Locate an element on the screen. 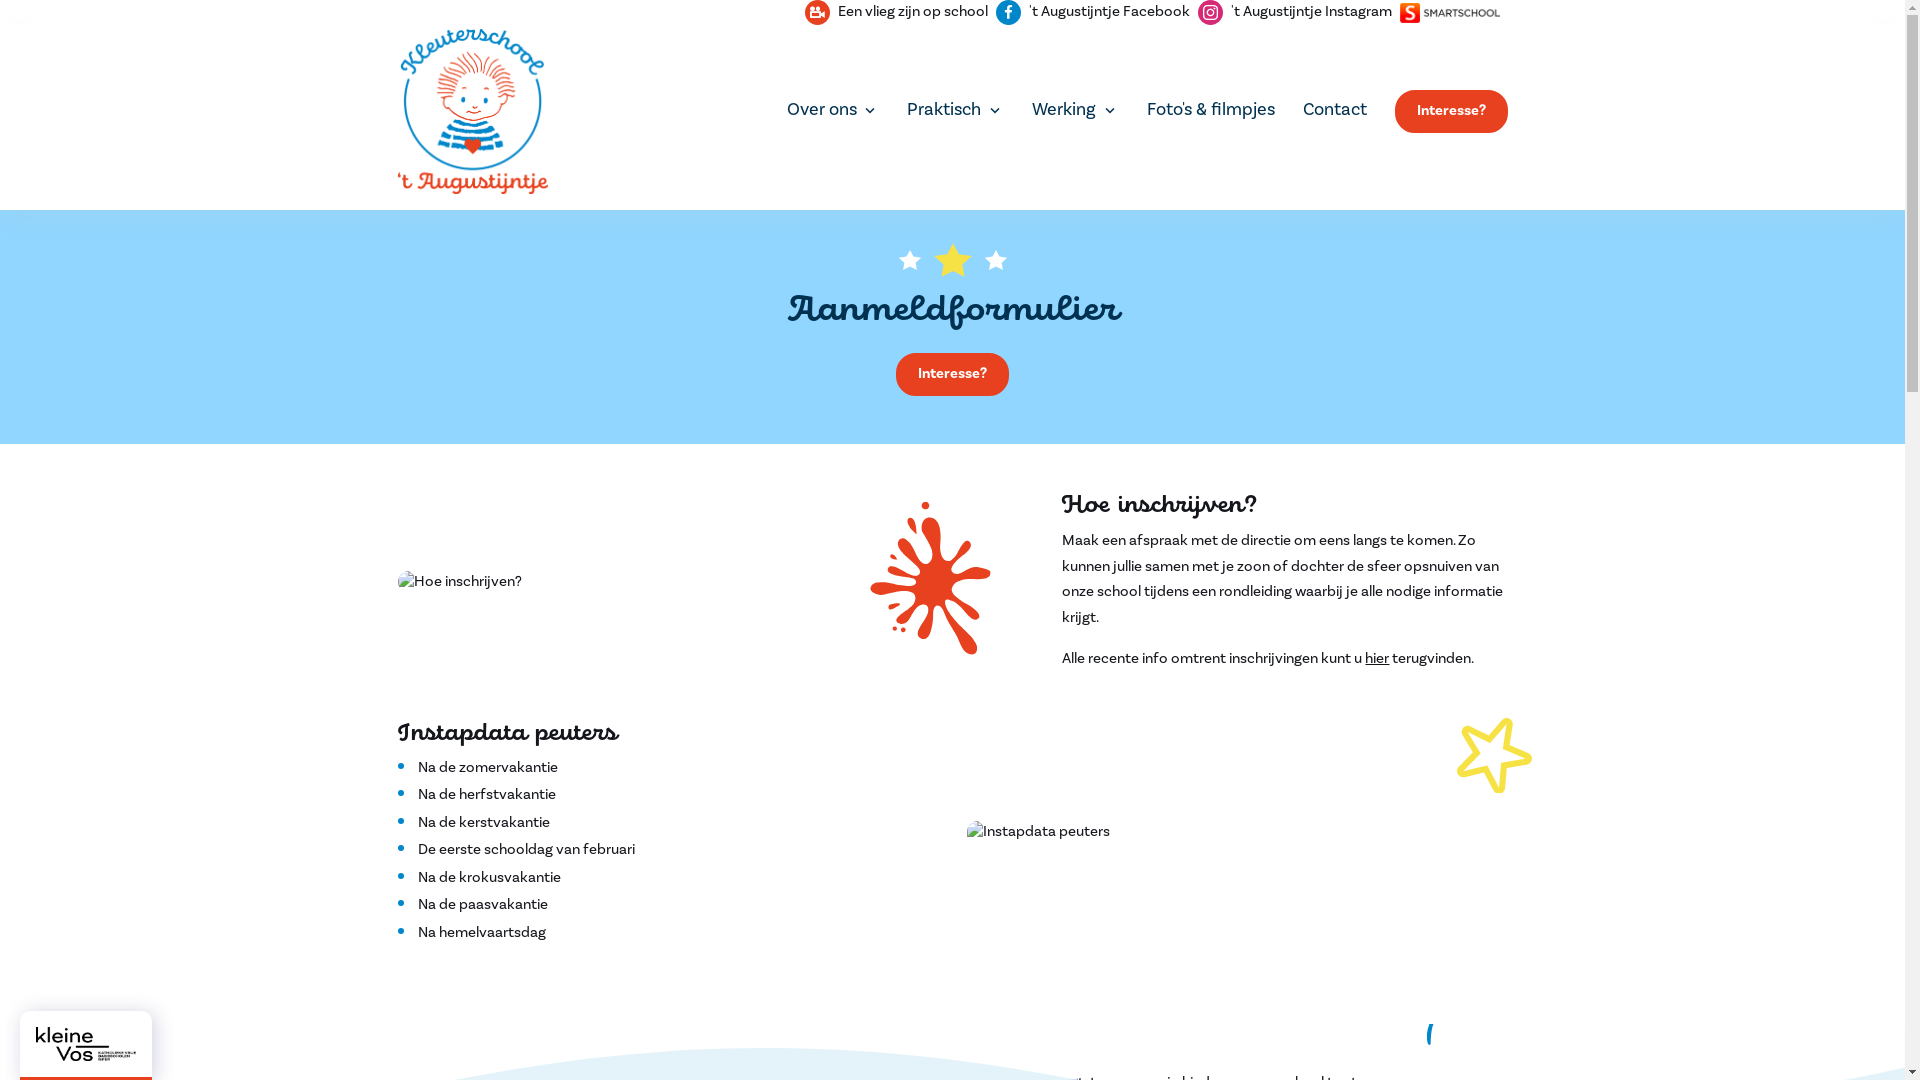 This screenshot has height=1080, width=1920. 'VKS 't Augustijntje' is located at coordinates (398, 111).